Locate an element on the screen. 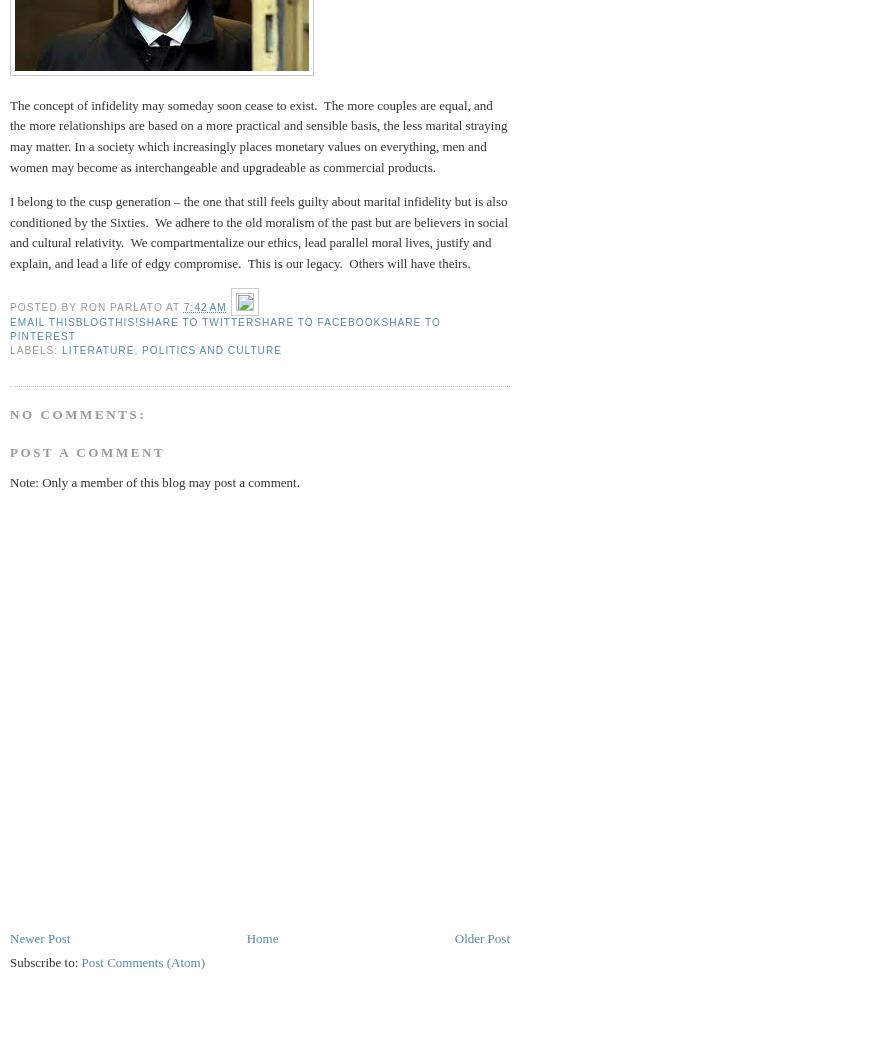 Image resolution: width=880 pixels, height=1042 pixels. 'at' is located at coordinates (173, 307).